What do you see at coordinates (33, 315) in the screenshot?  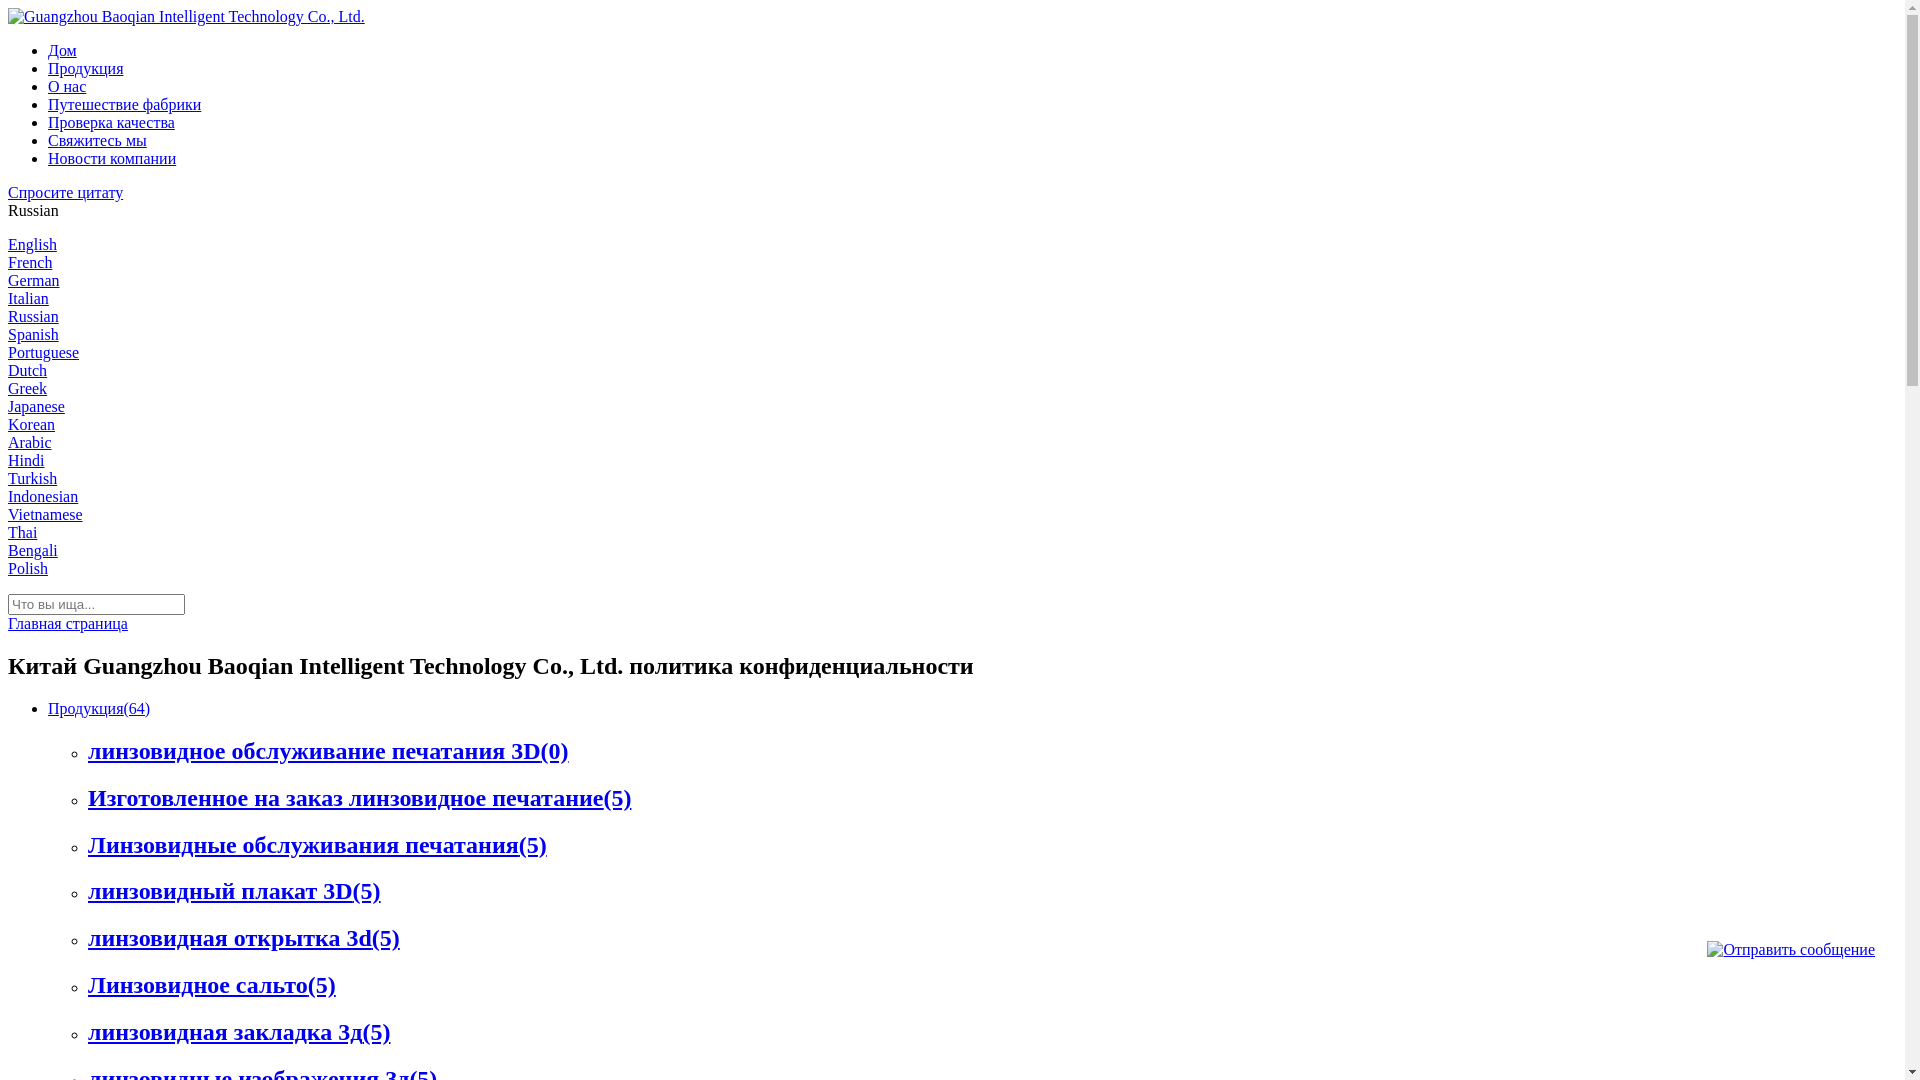 I see `'Russian'` at bounding box center [33, 315].